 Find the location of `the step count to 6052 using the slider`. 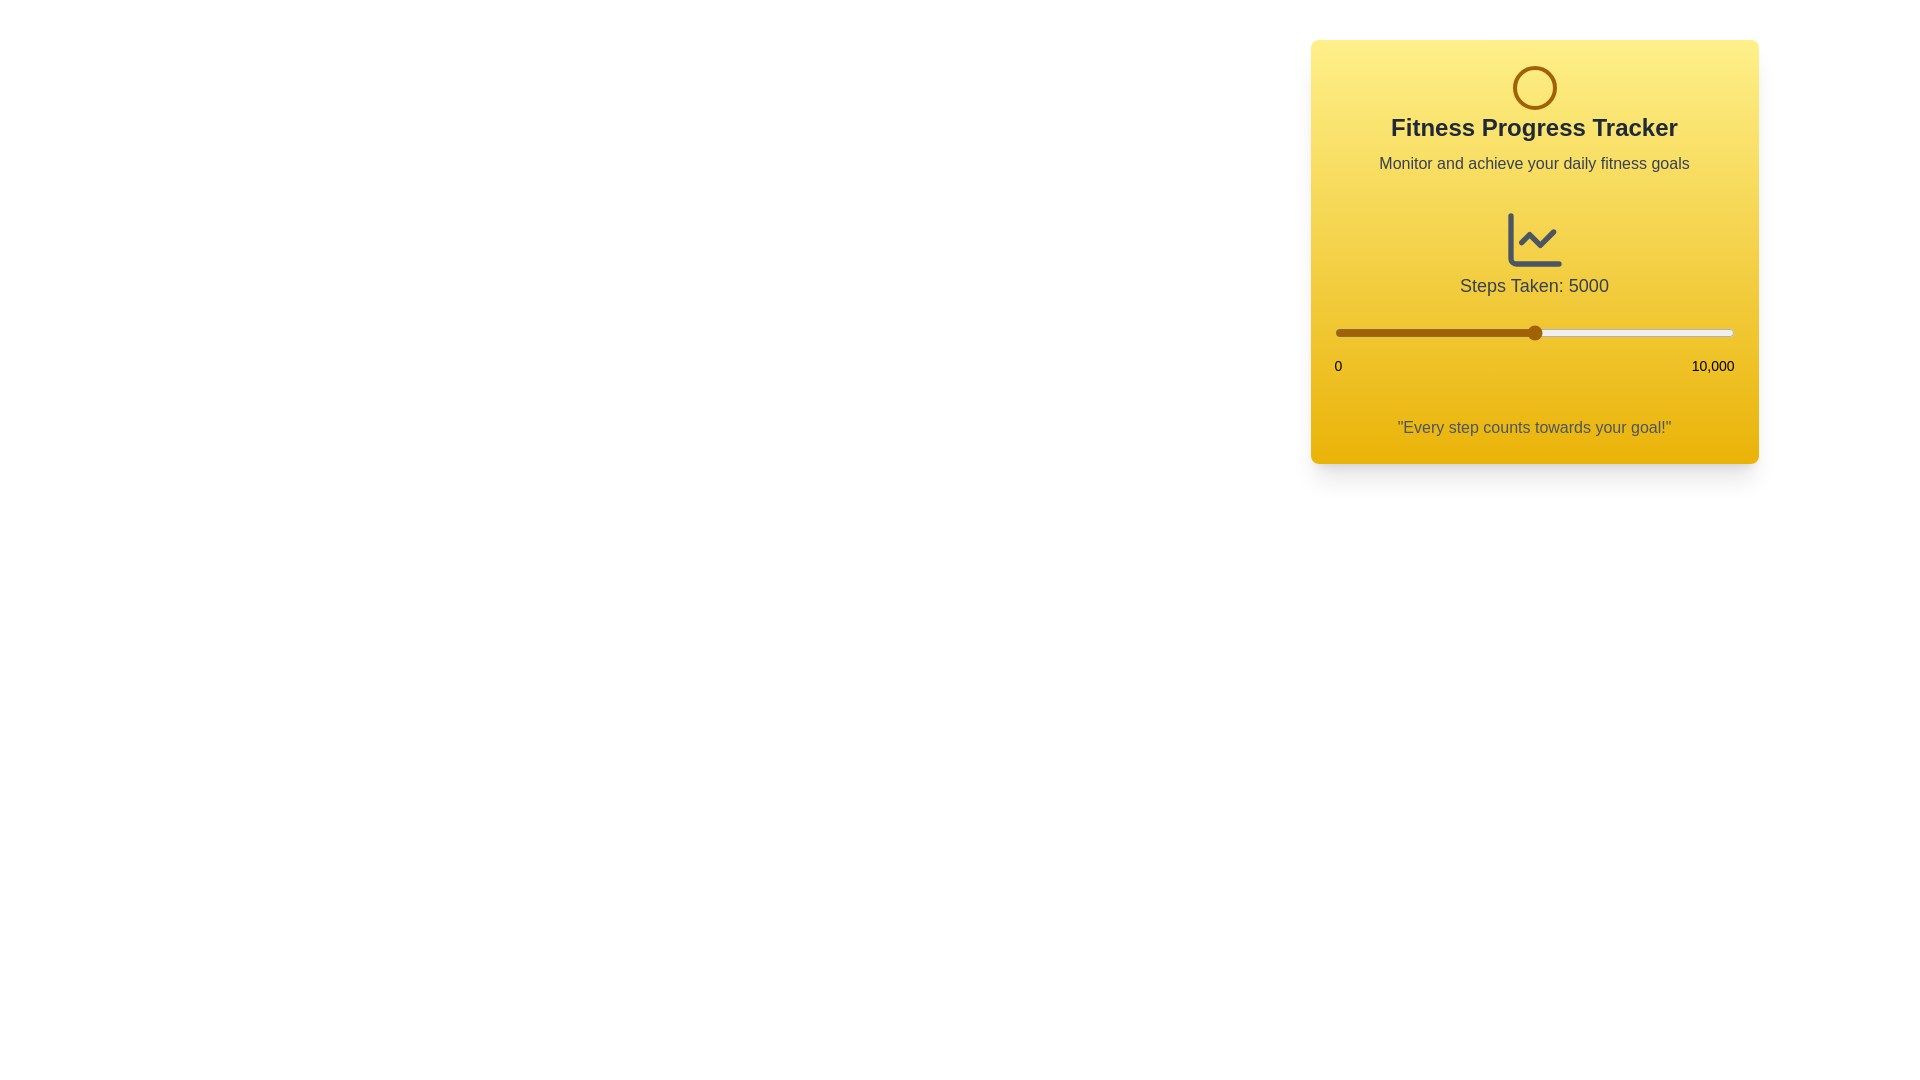

the step count to 6052 using the slider is located at coordinates (1575, 331).